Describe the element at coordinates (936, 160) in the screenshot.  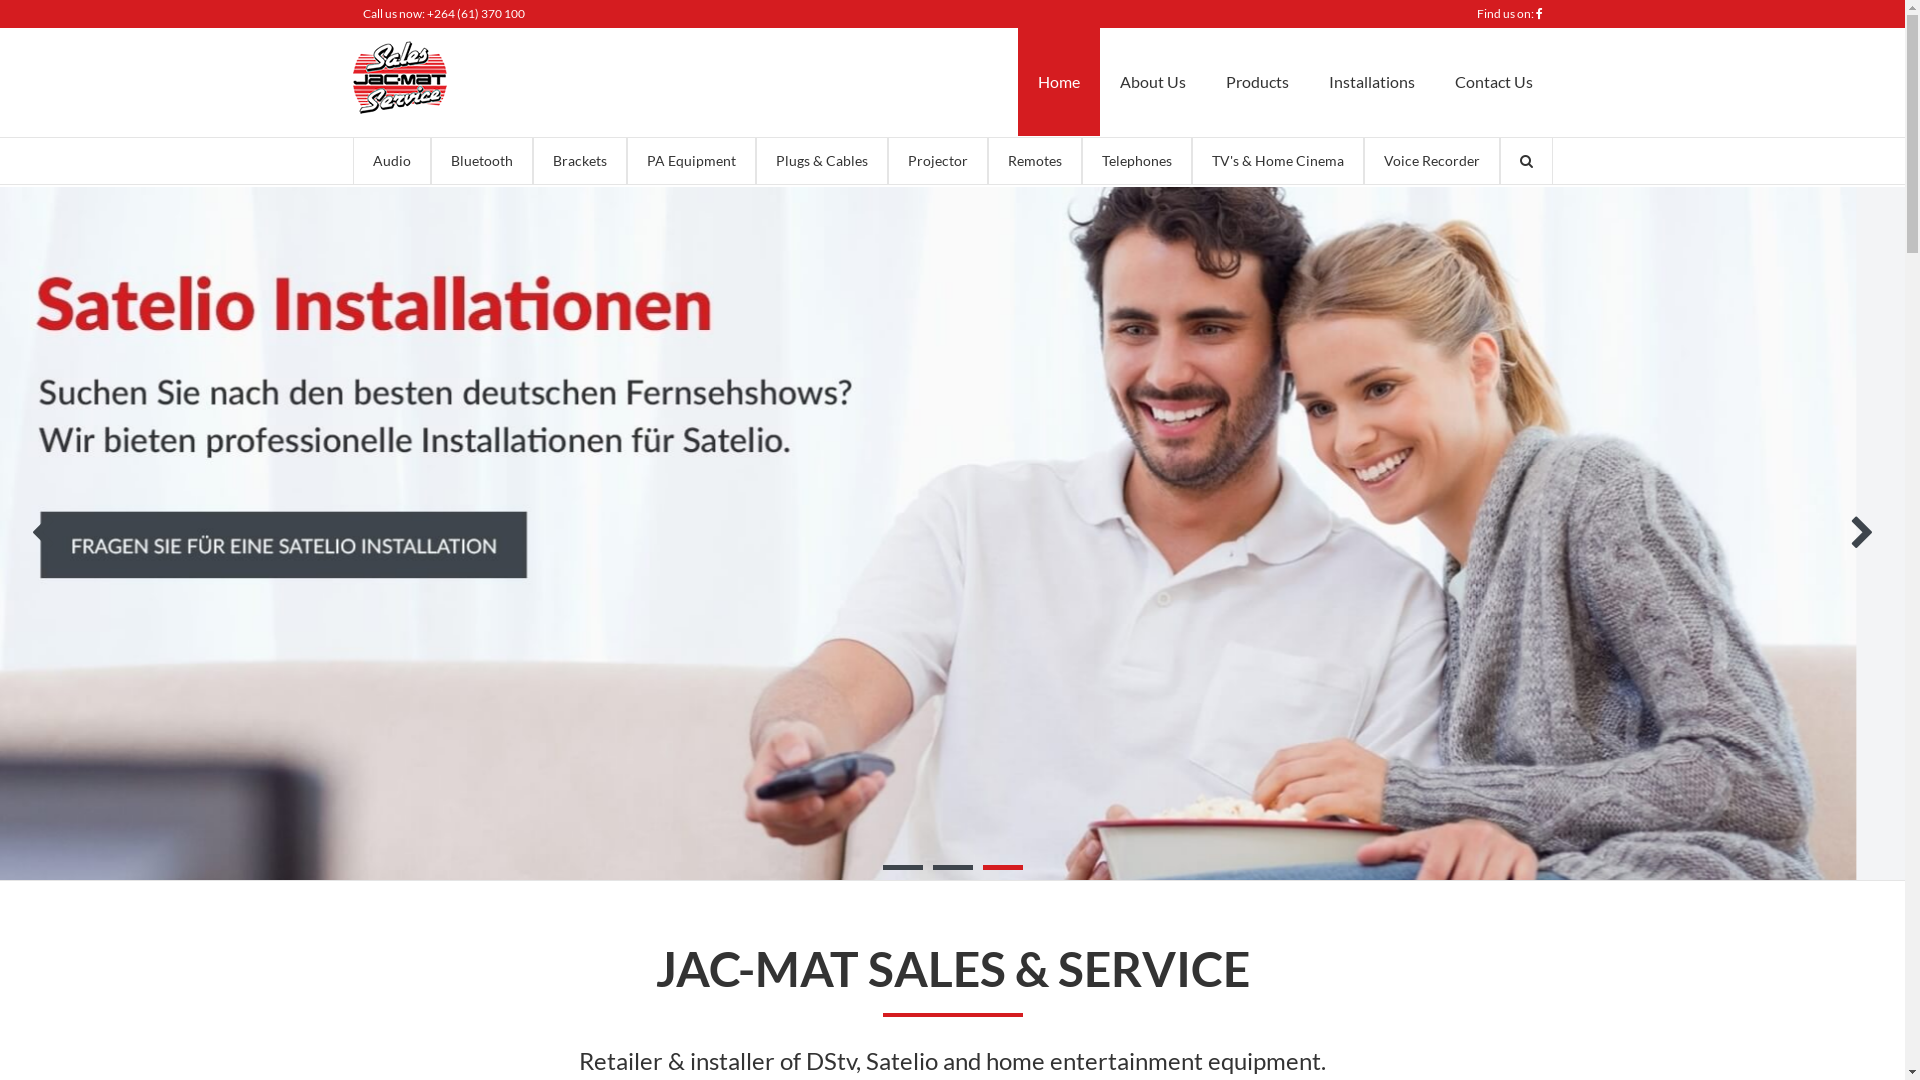
I see `'Projector'` at that location.